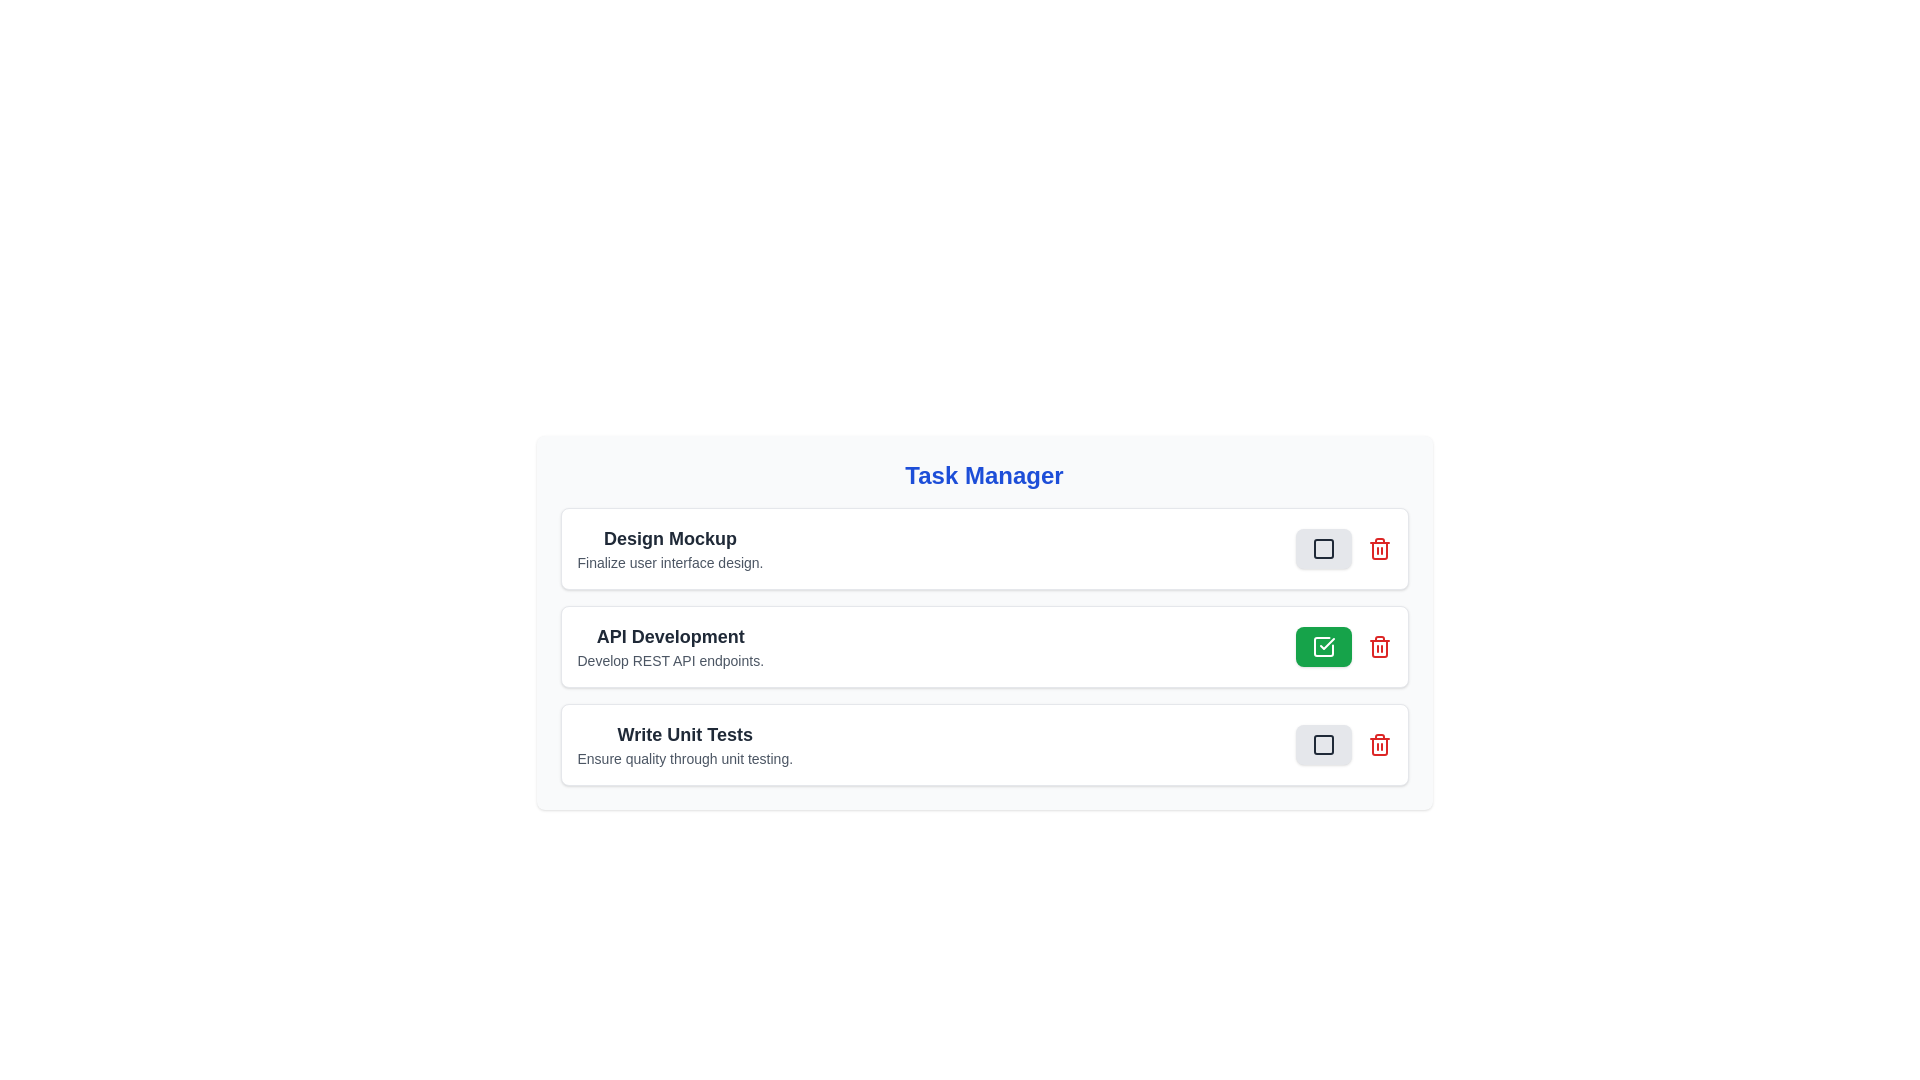  I want to click on the delete button located to the right of the checkbox for the task labeled 'Write Unit Tests', so click(1378, 744).